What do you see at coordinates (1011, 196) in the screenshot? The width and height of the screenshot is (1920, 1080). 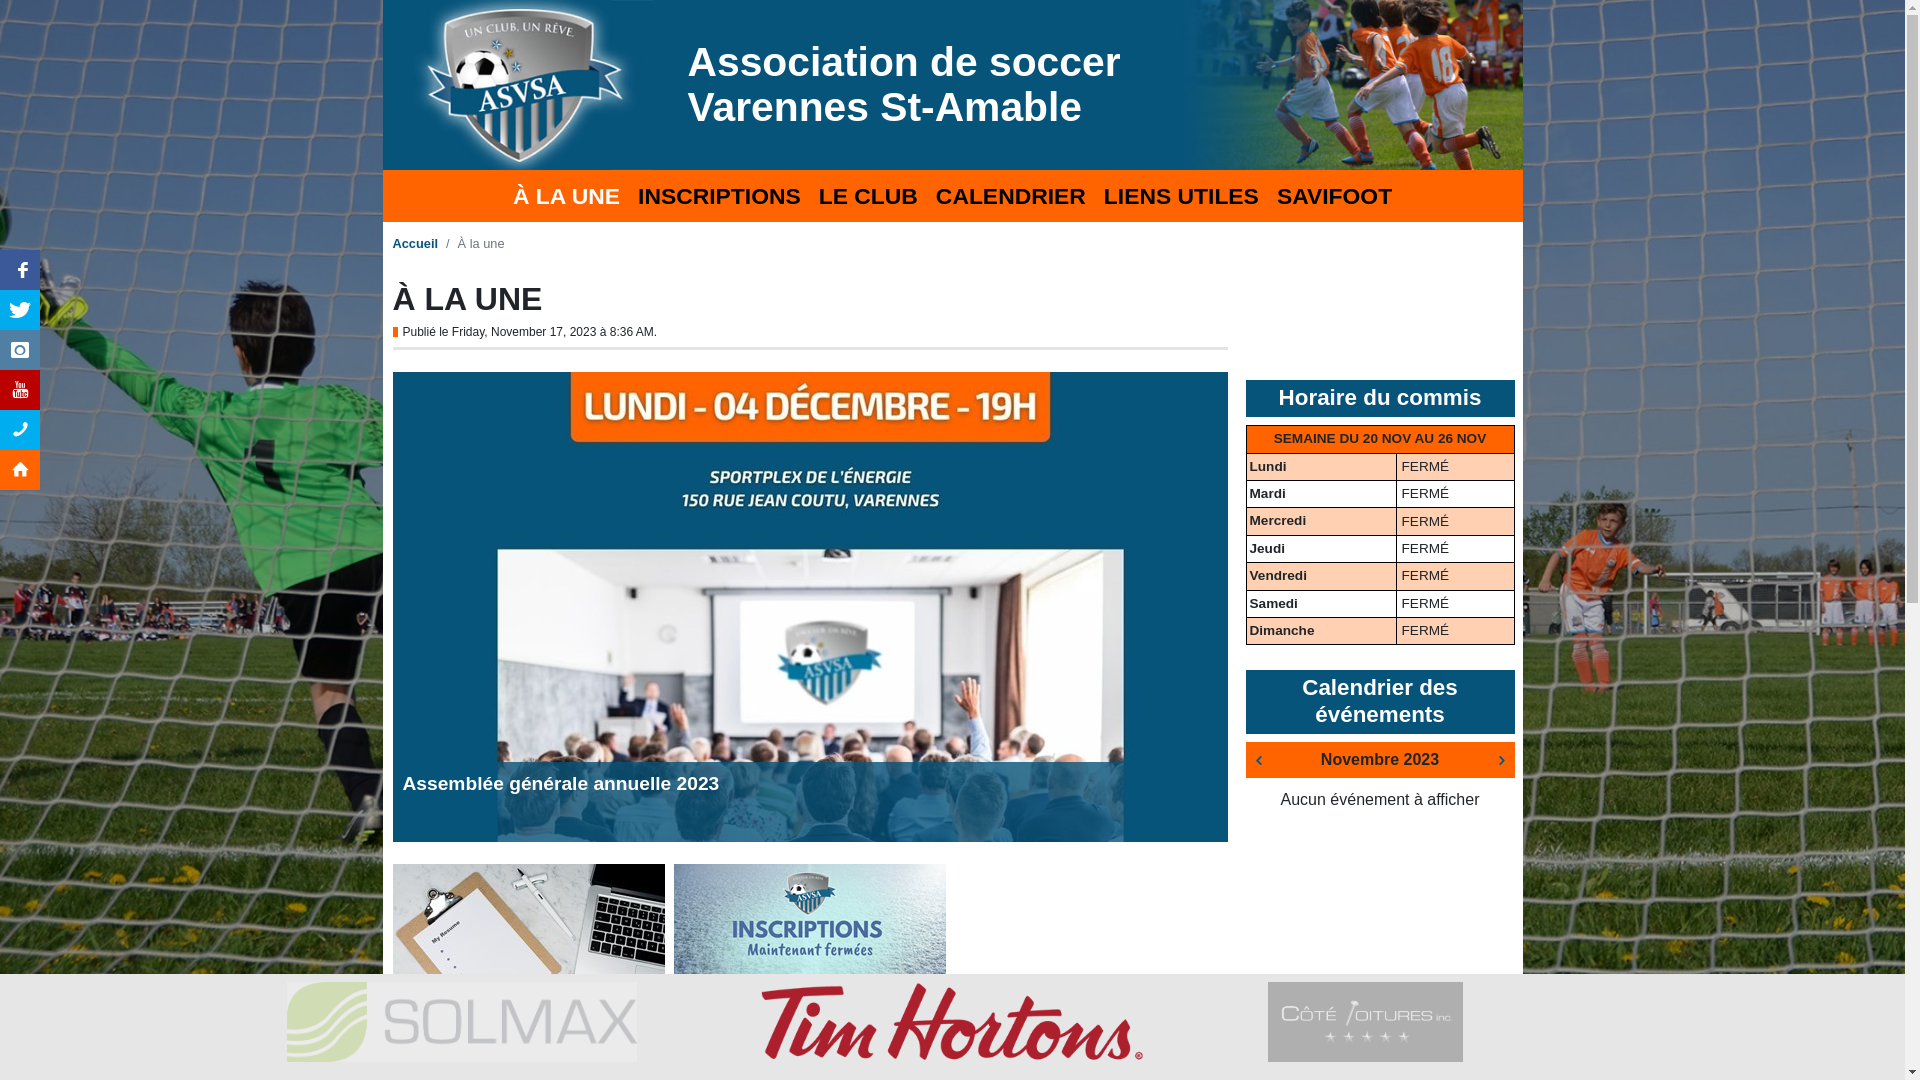 I see `'CALENDRIER'` at bounding box center [1011, 196].